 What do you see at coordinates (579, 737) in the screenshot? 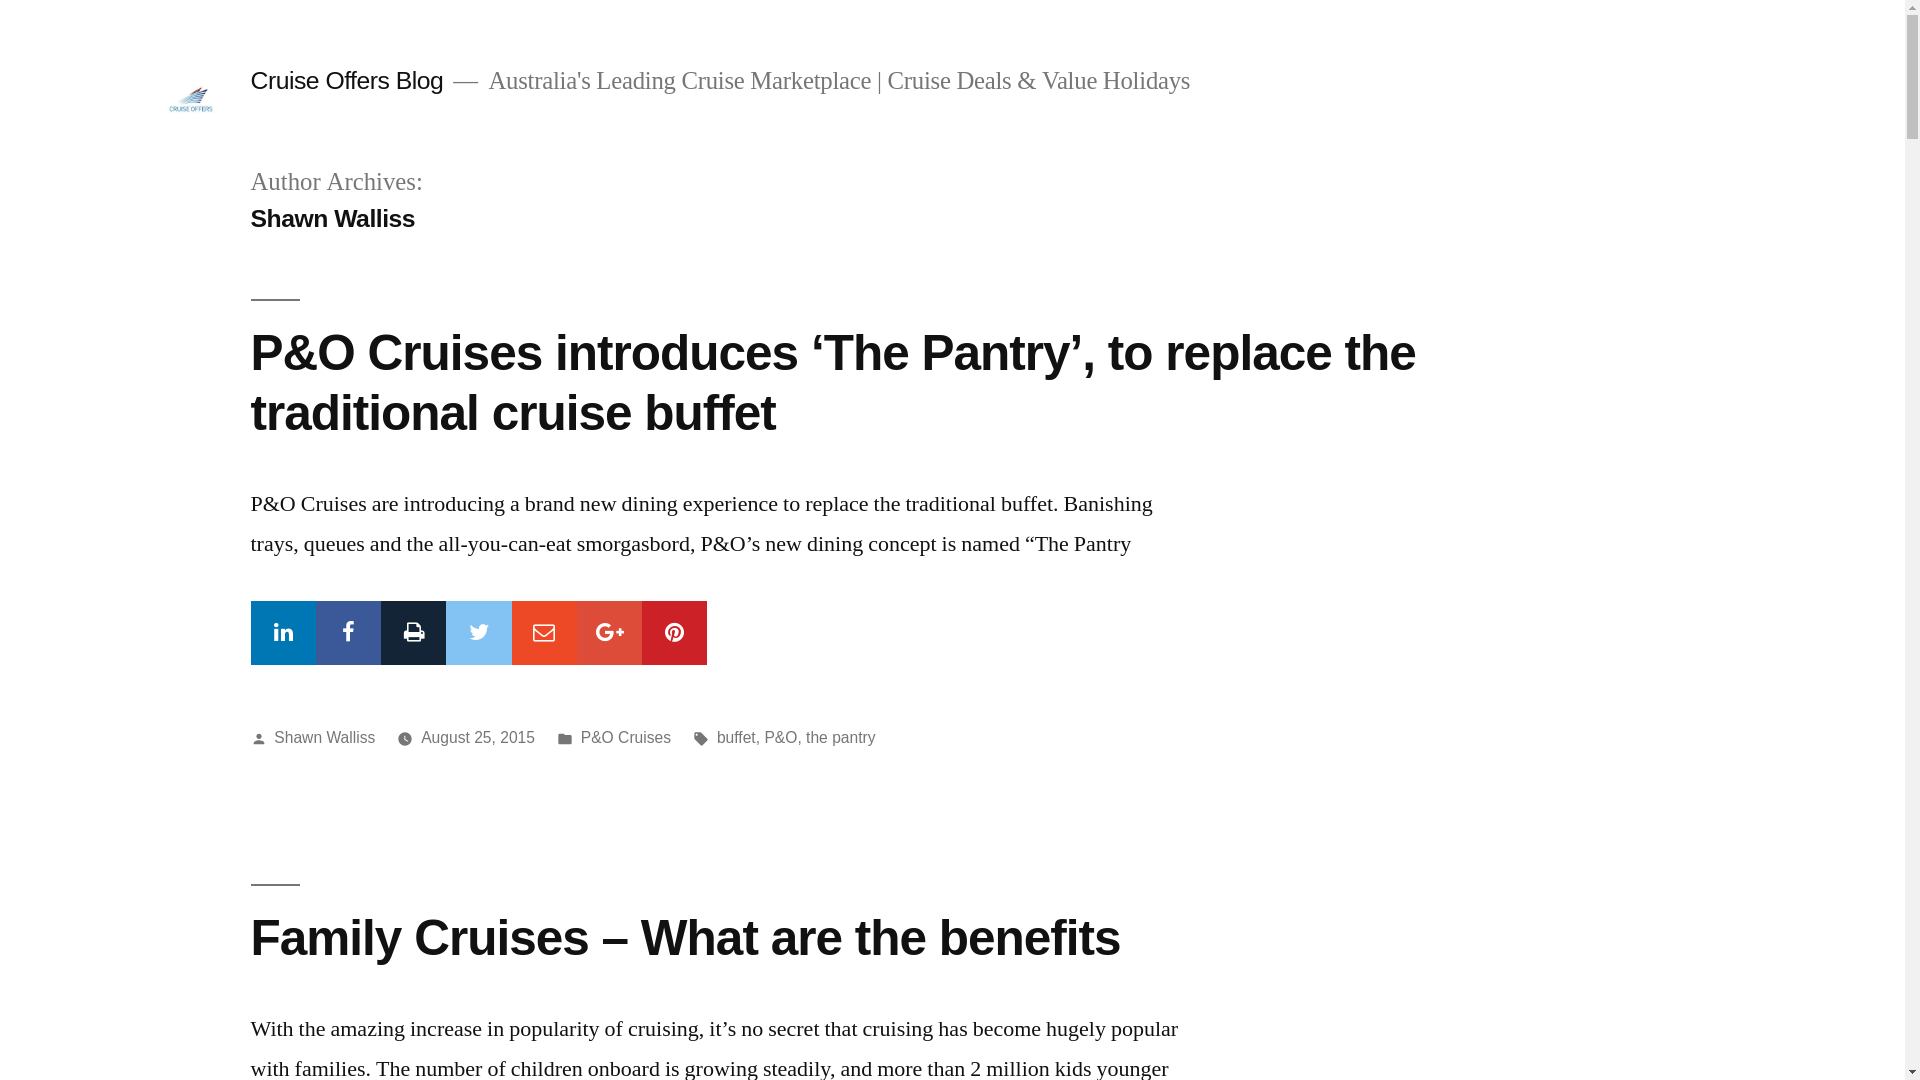
I see `'P&O Cruises'` at bounding box center [579, 737].